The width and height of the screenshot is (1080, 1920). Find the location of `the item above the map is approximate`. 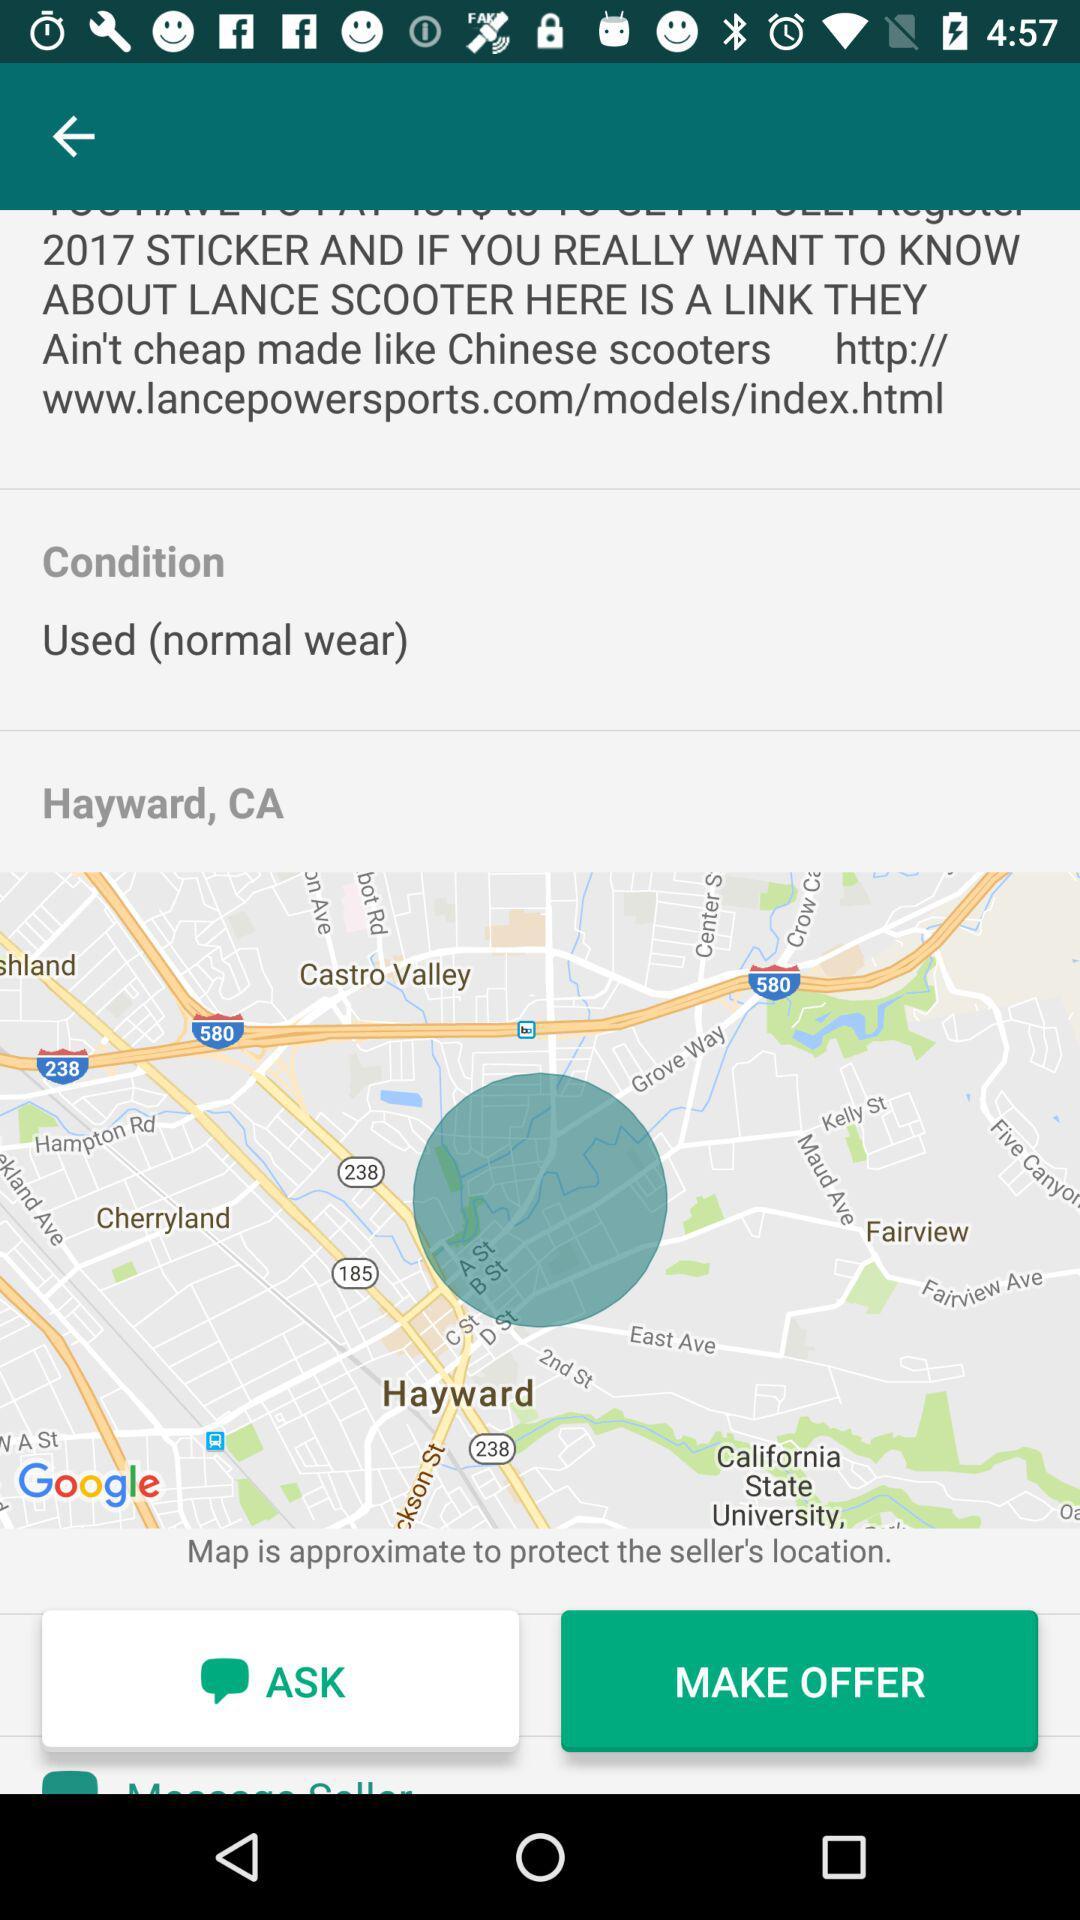

the item above the map is approximate is located at coordinates (540, 1200).